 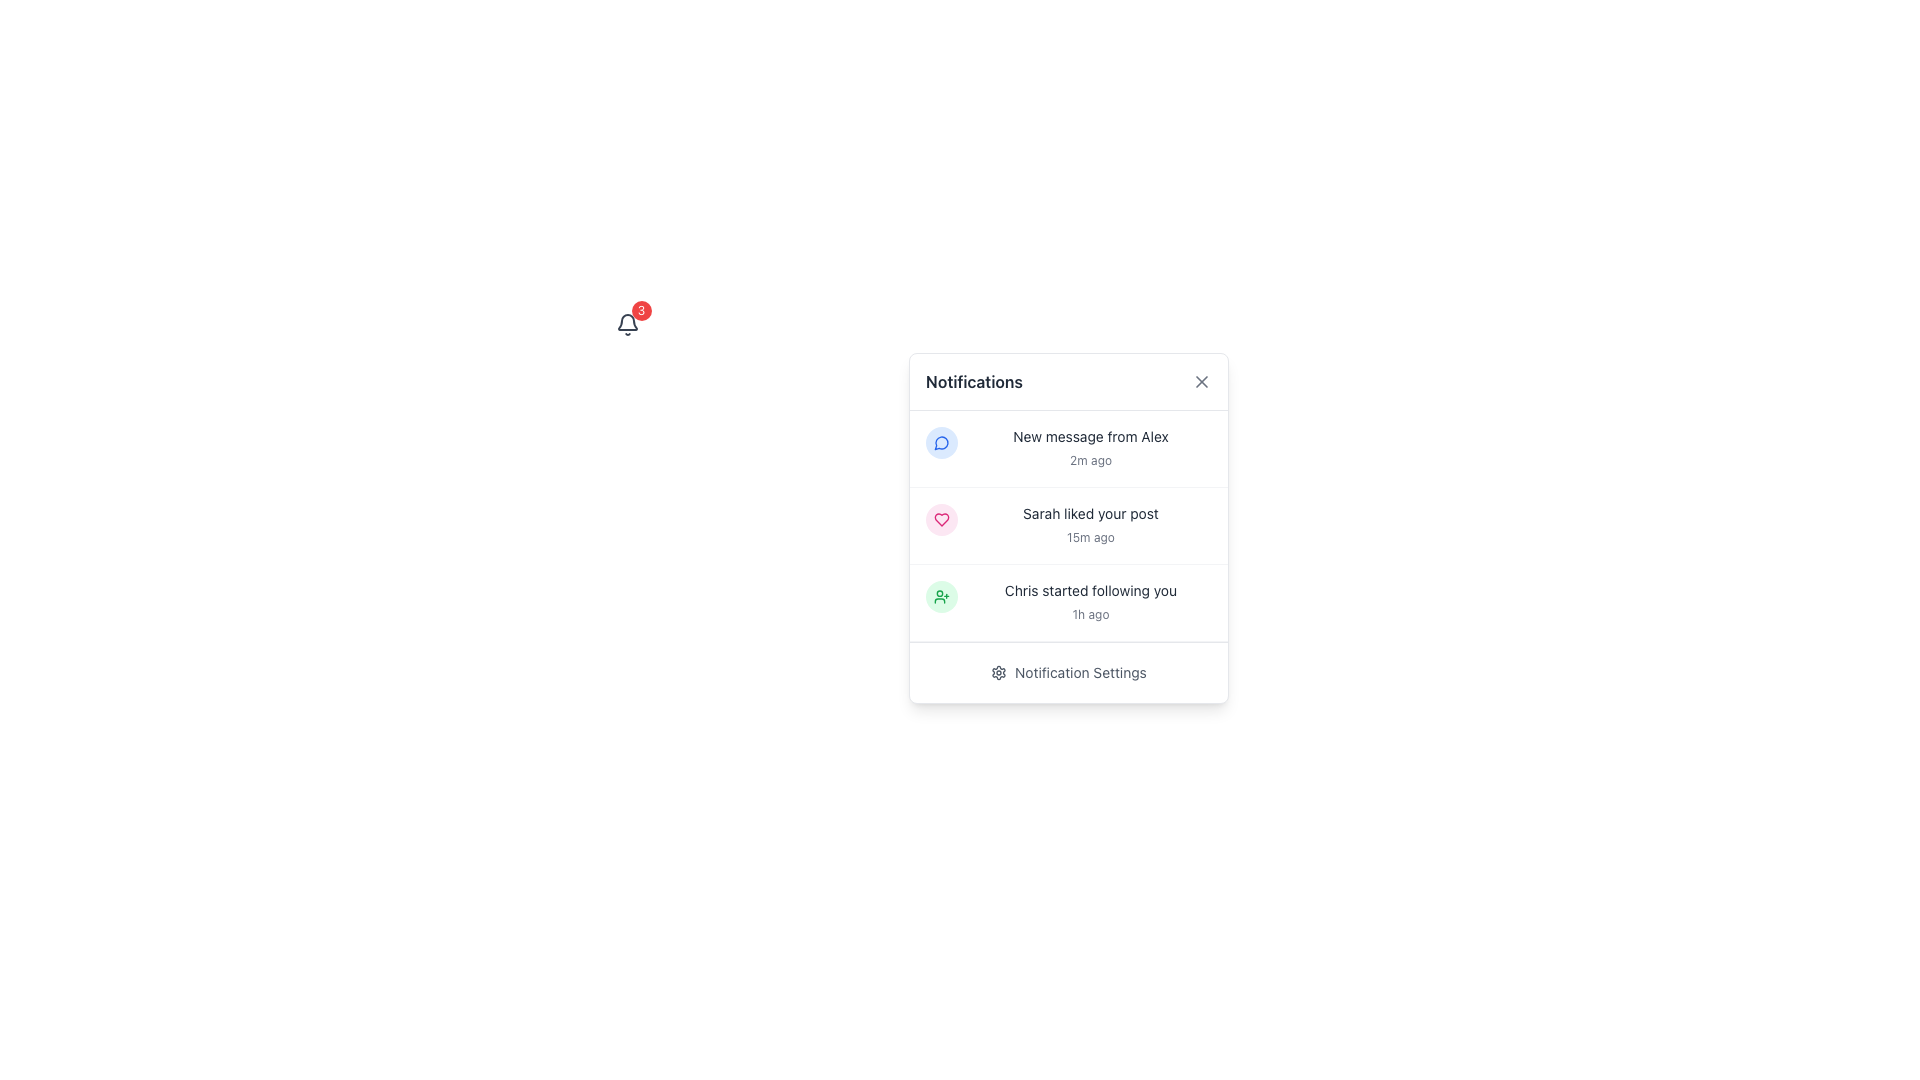 I want to click on the notification header text label indicating a new message from 'Alex', which is positioned at the top of the notification list, so click(x=1089, y=435).